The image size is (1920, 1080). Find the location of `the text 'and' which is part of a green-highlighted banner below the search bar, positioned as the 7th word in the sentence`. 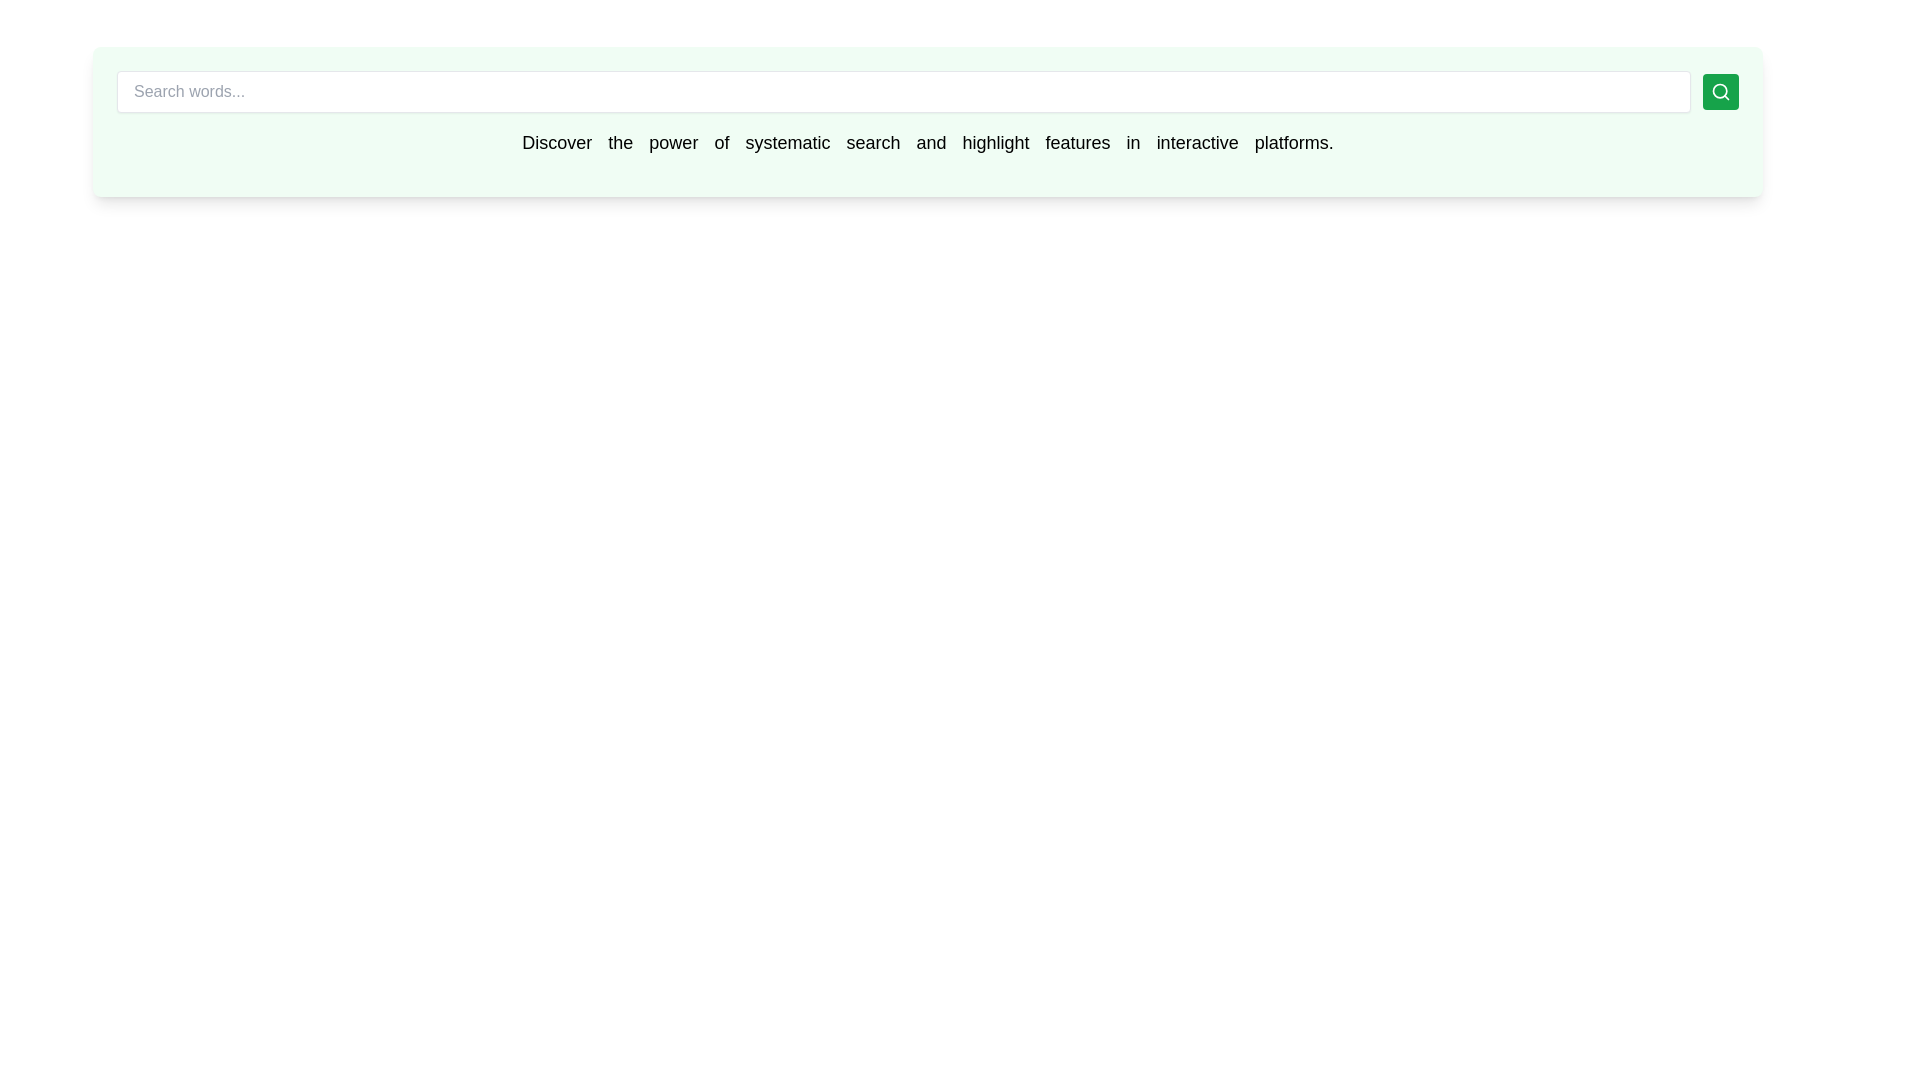

the text 'and' which is part of a green-highlighted banner below the search bar, positioned as the 7th word in the sentence is located at coordinates (930, 141).